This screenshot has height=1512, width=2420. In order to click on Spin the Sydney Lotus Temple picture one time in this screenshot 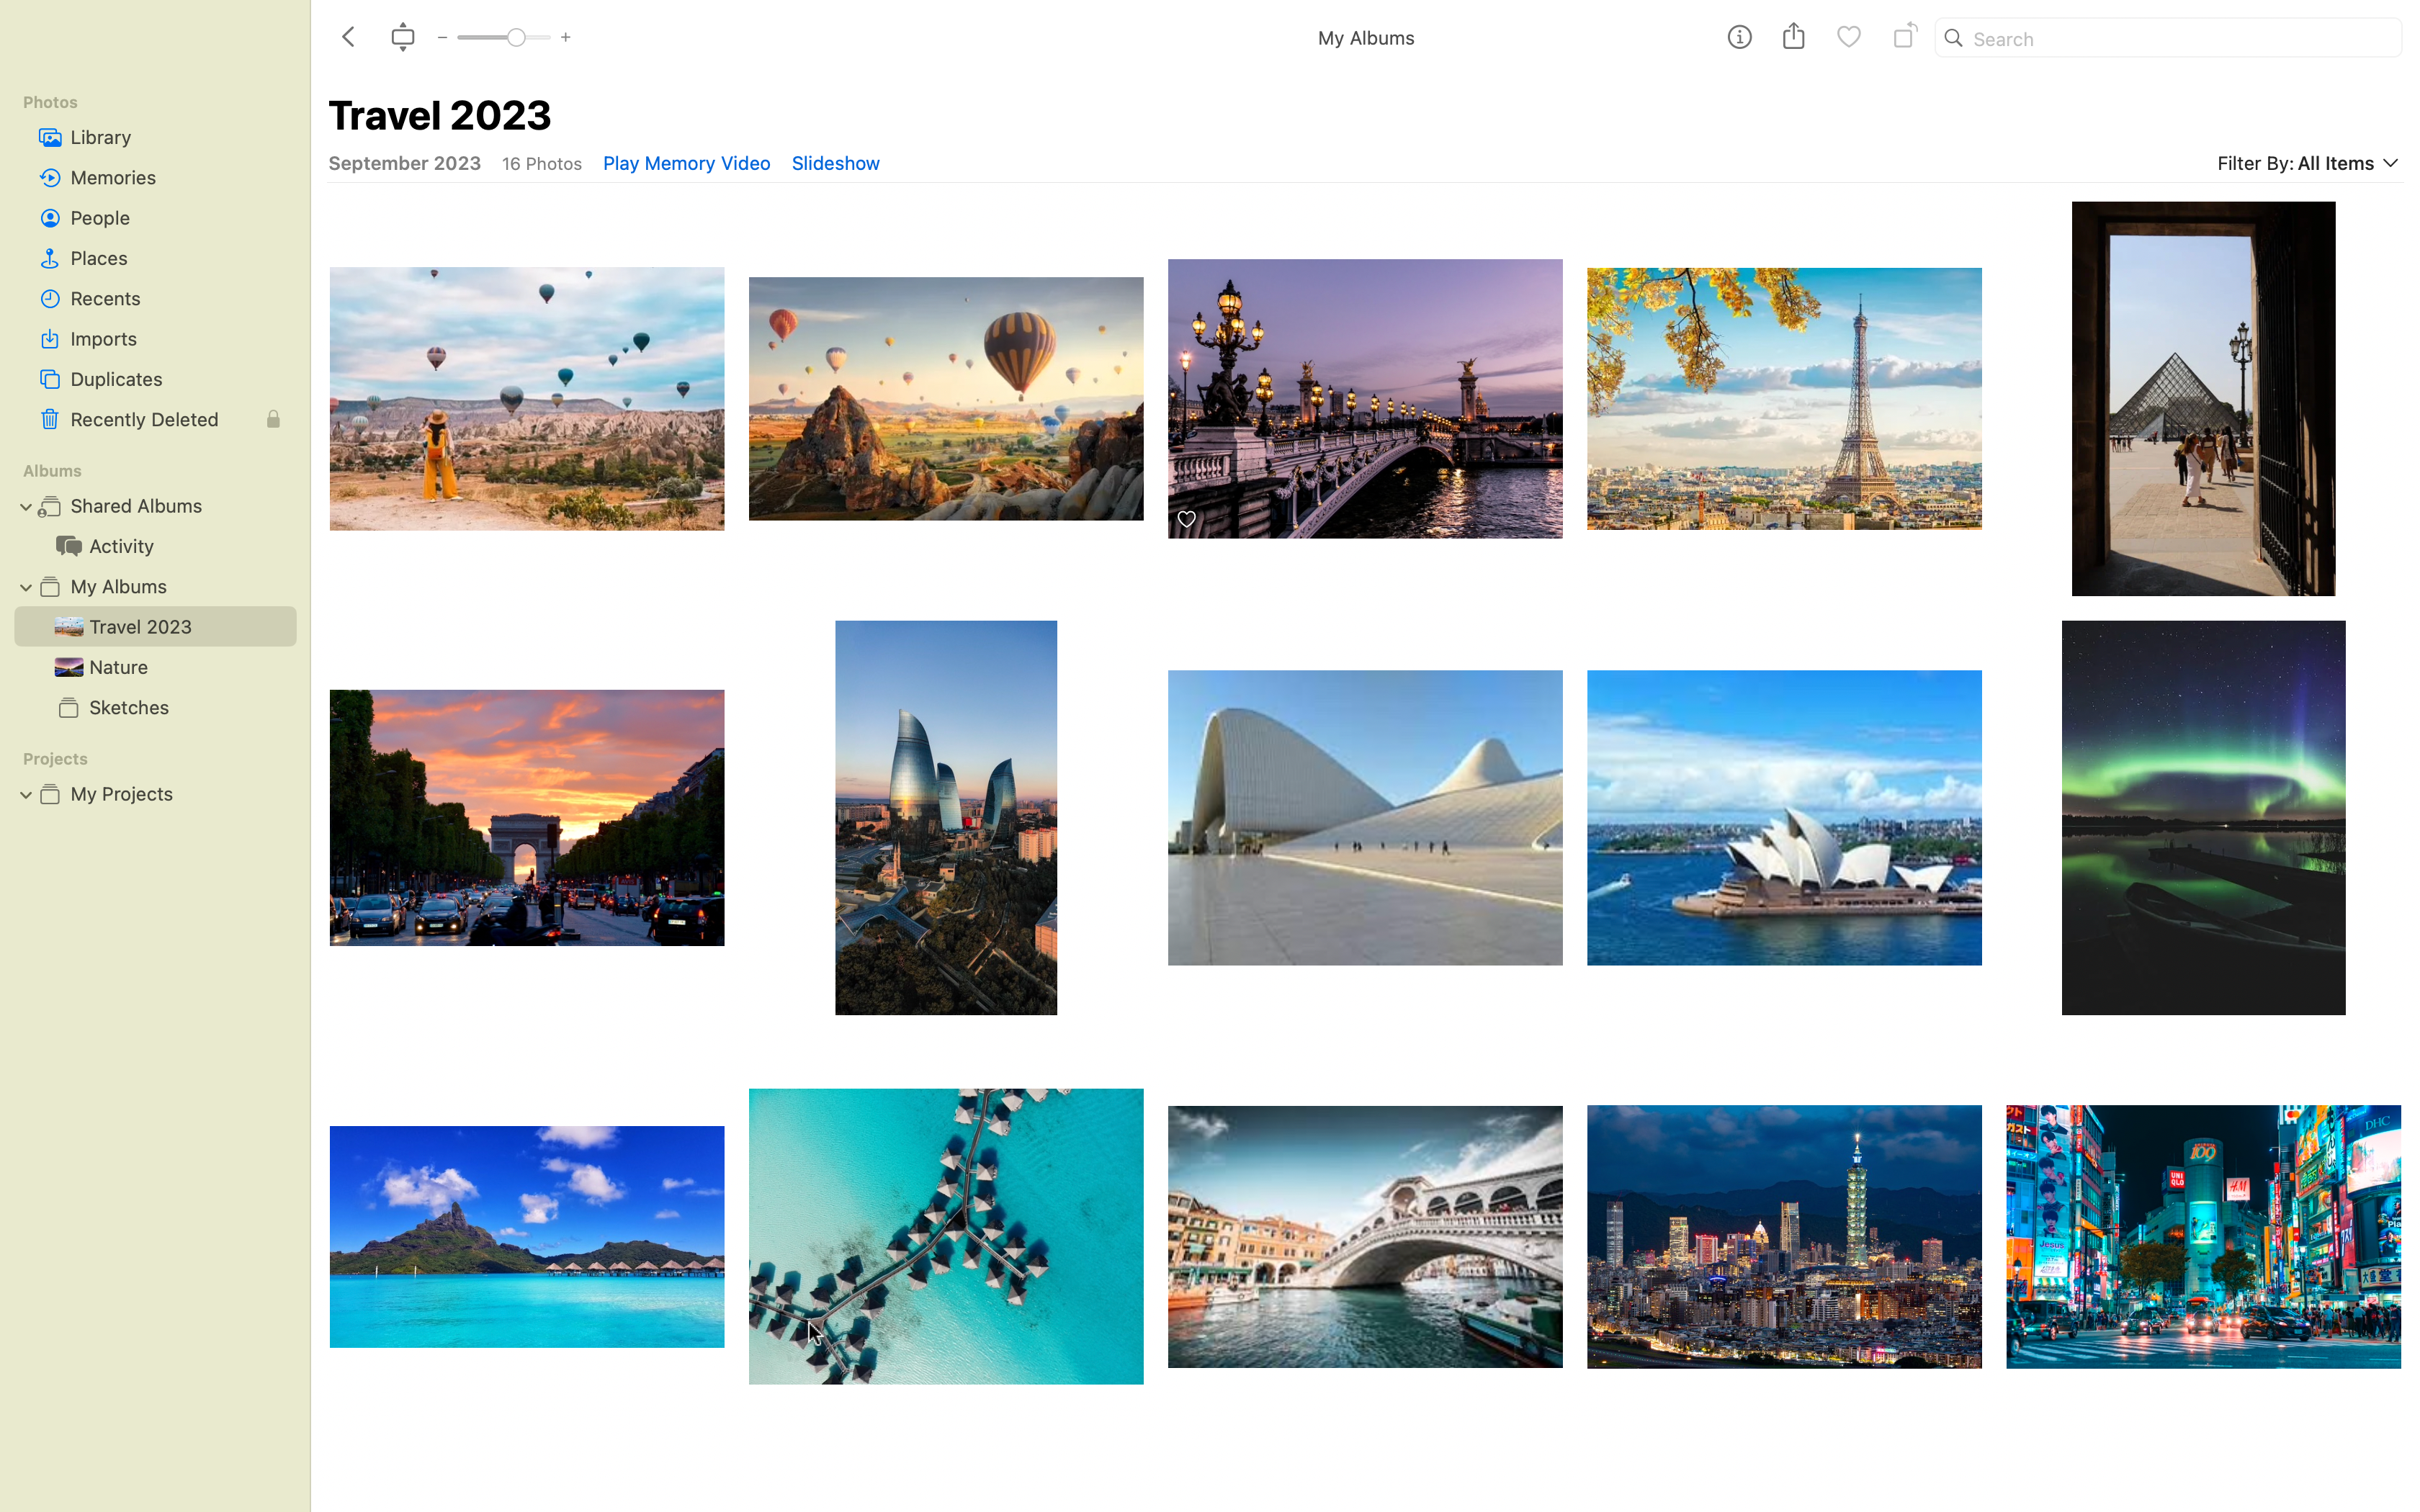, I will do `click(1785, 816)`.